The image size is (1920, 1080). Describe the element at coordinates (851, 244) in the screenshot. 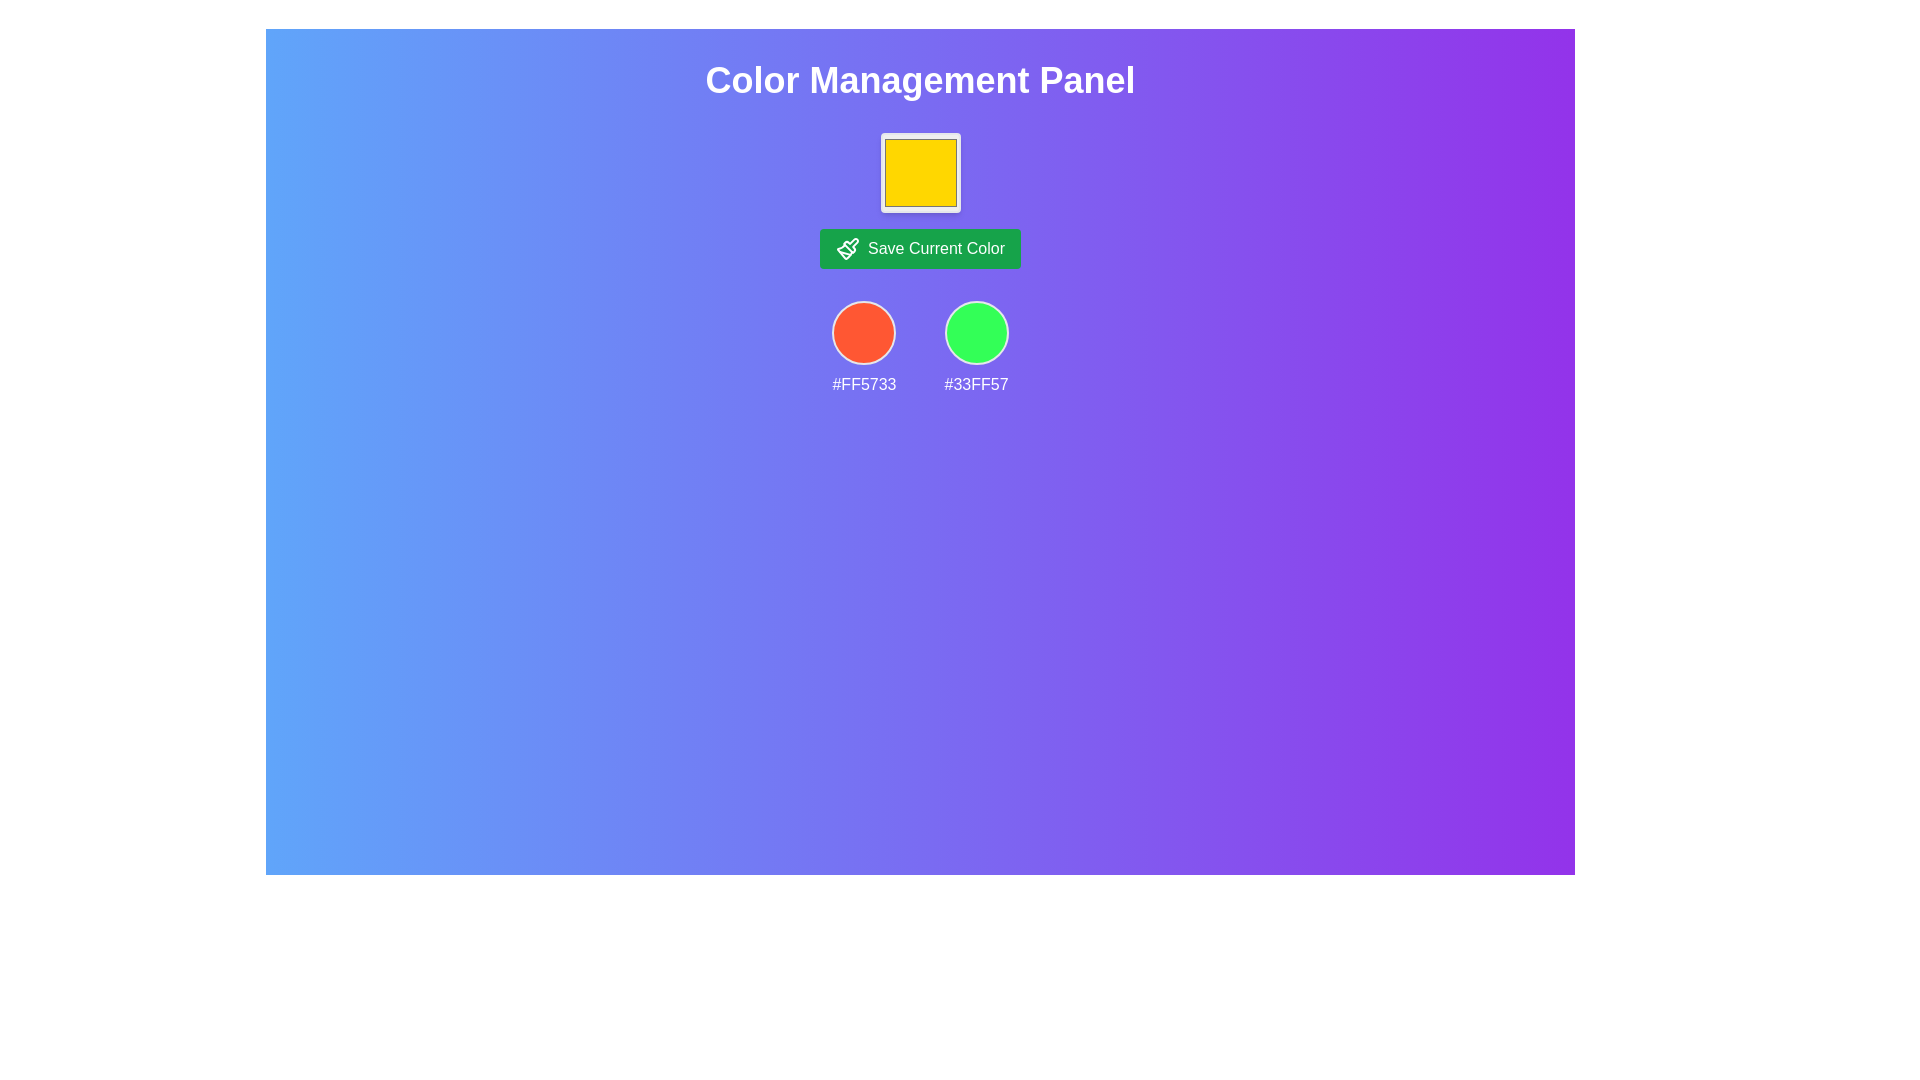

I see `the SVG graphic icon of a paintbrush located within the green button labeled 'Save Current Color'` at that location.